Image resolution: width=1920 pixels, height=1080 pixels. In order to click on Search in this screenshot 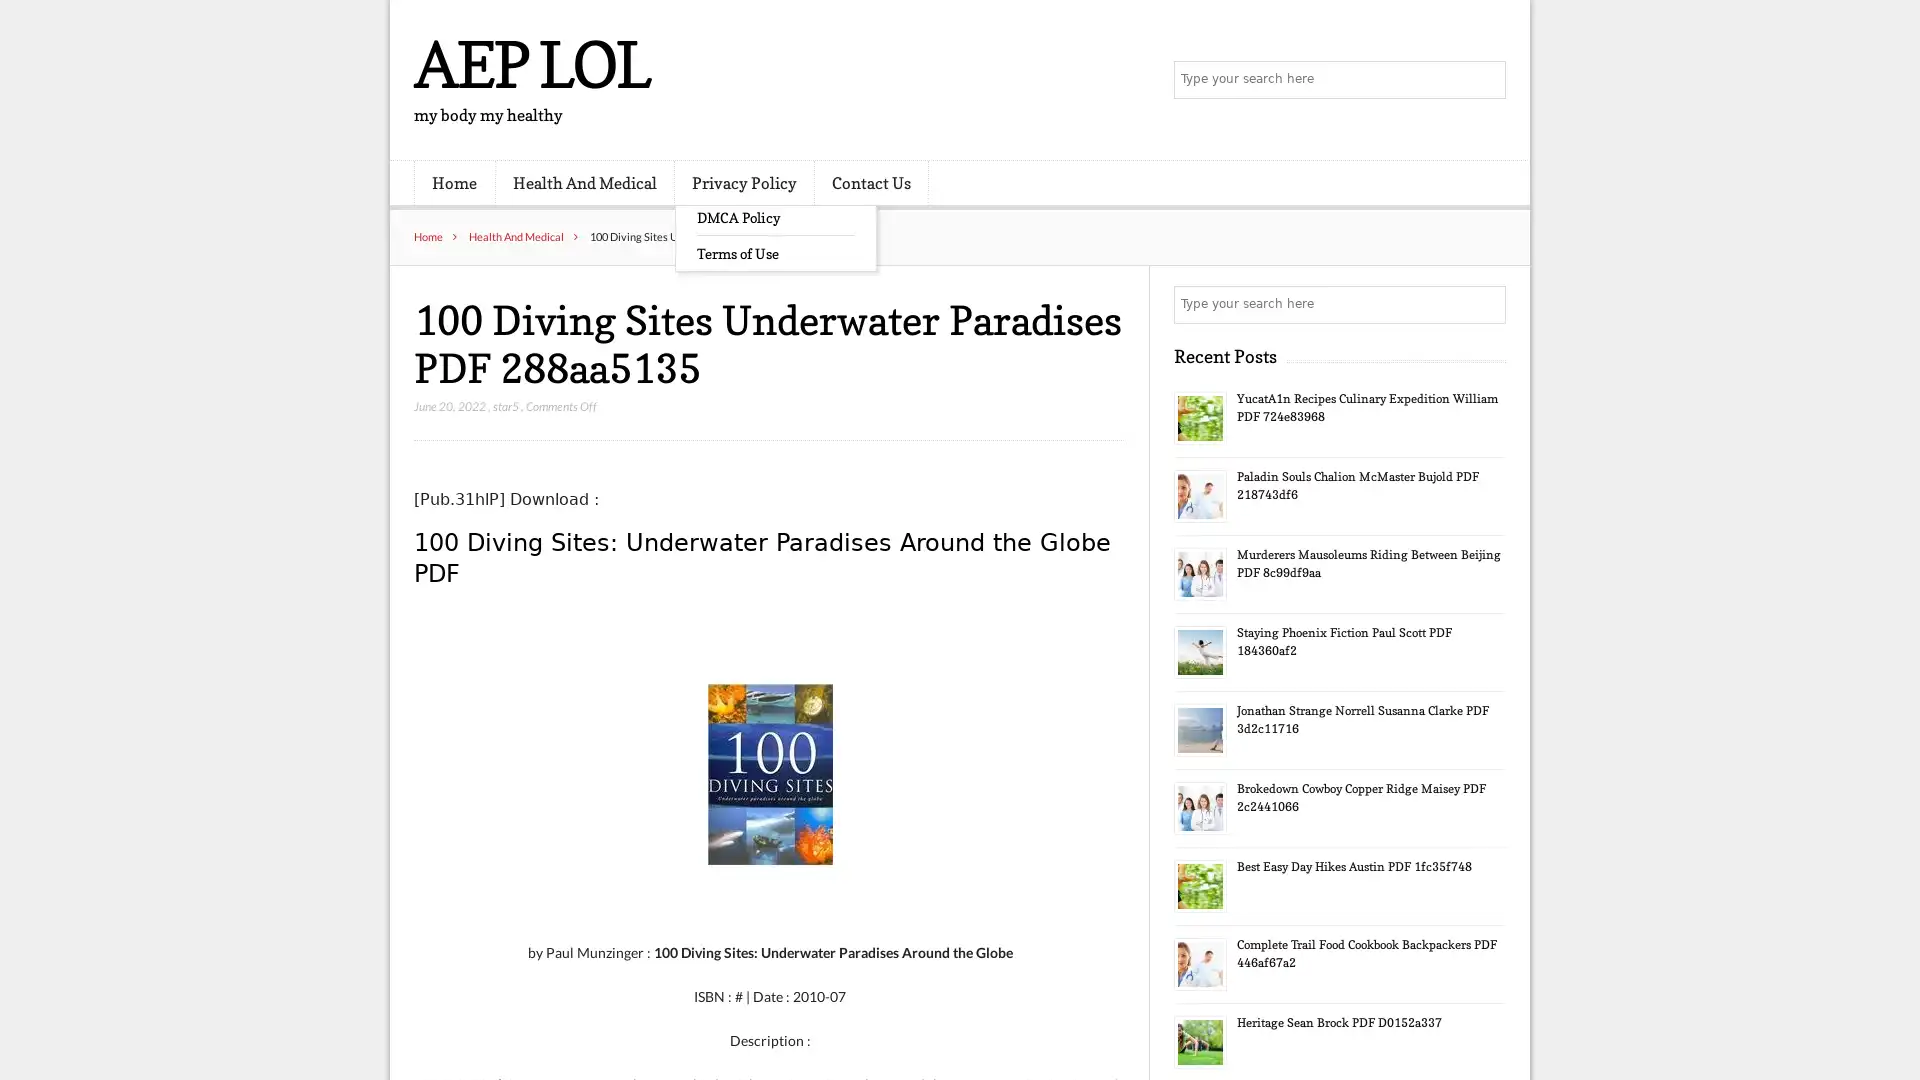, I will do `click(1485, 80)`.